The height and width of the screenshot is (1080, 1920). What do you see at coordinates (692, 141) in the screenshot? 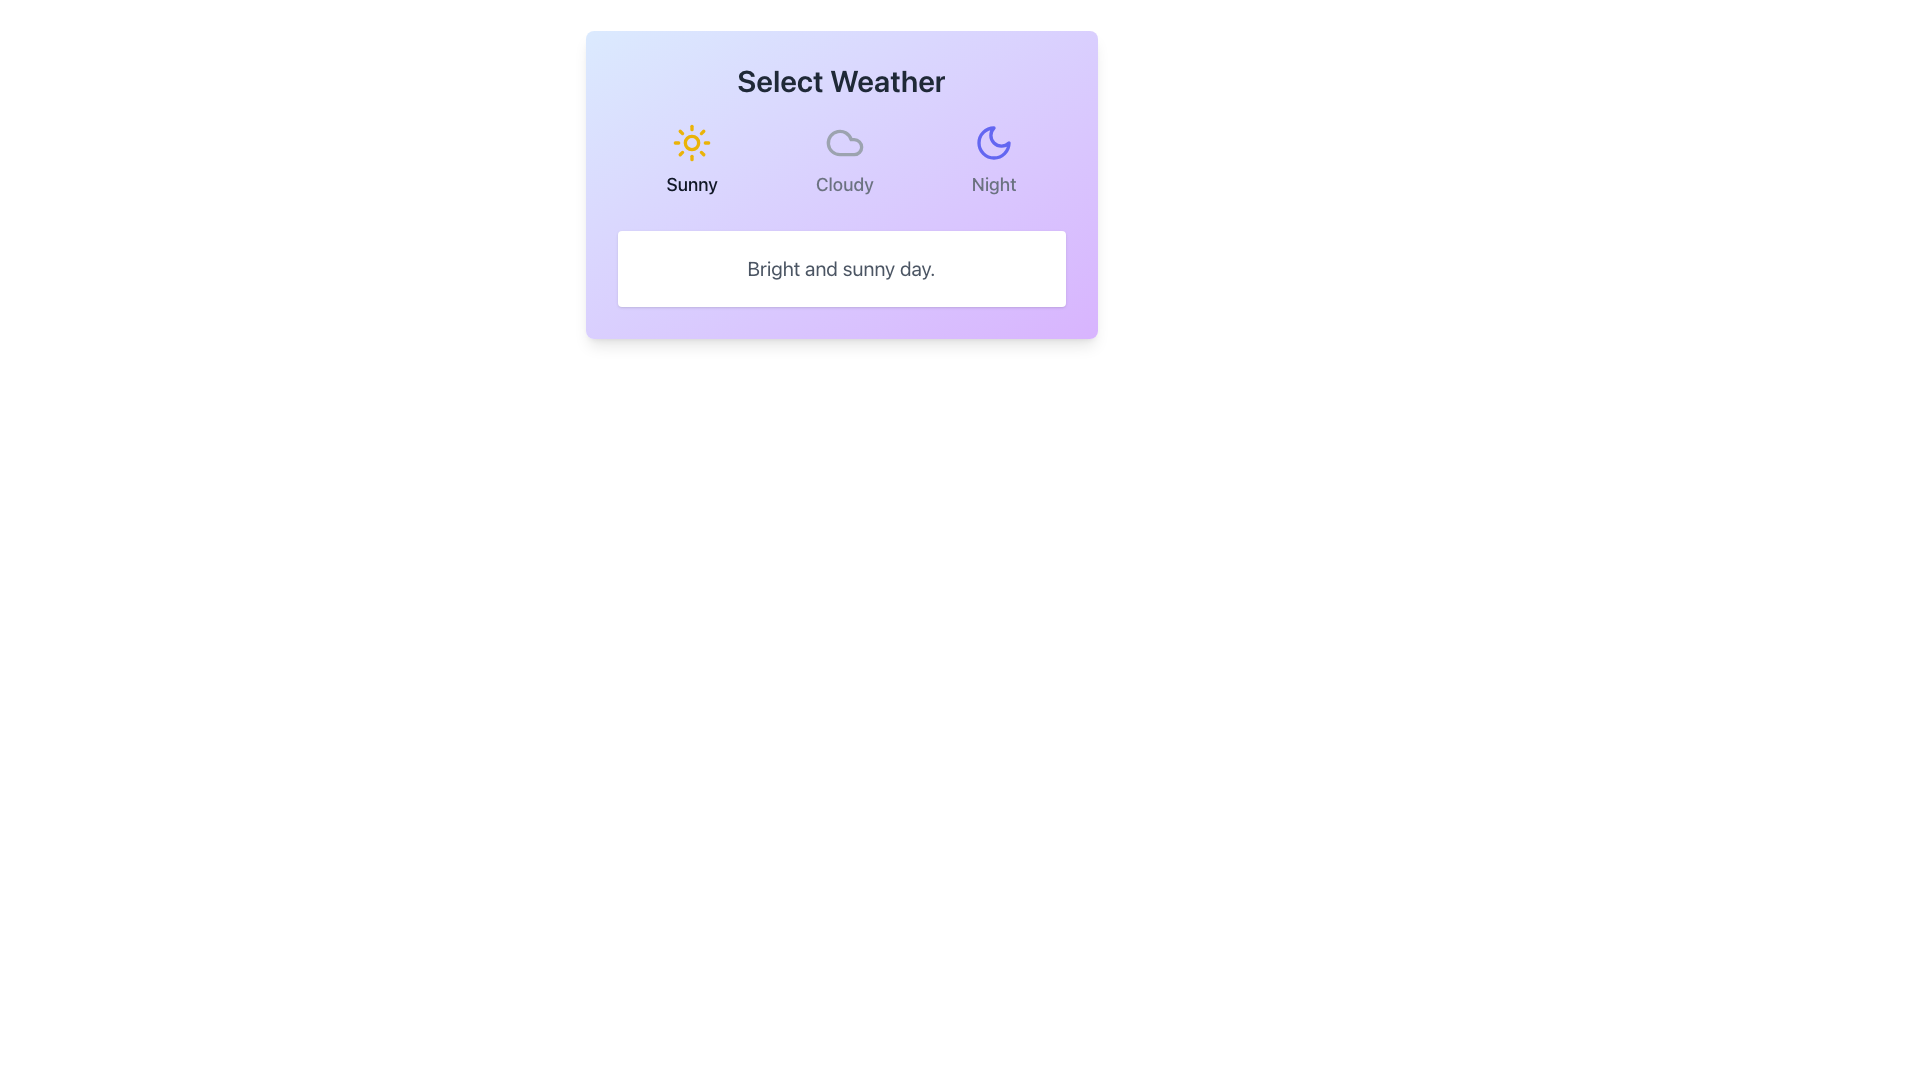
I see `the sun icon, which is the first item in the weather options and is located directly above the label 'Sunny'` at bounding box center [692, 141].